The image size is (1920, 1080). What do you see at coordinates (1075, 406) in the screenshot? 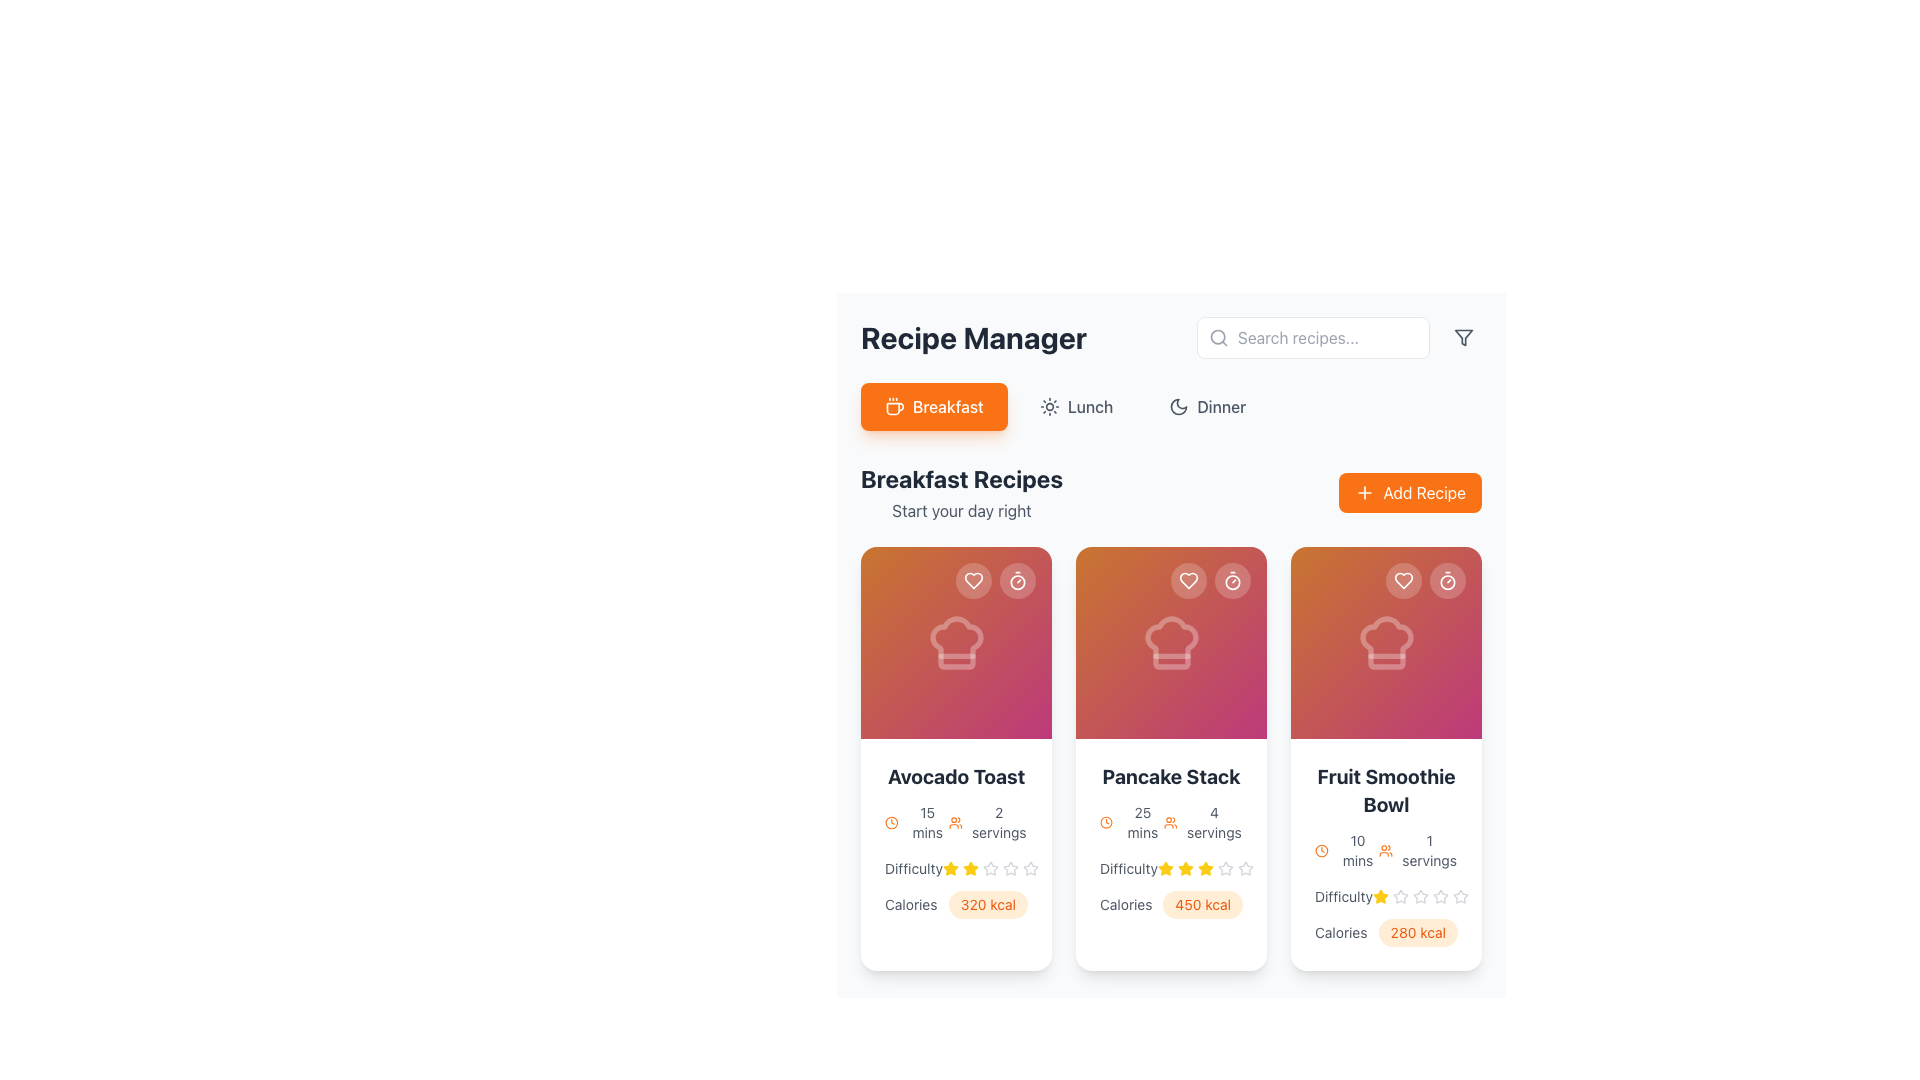
I see `the lunch filter button located between the Breakfast and Dinner buttons under the 'Recipe Manager' title` at bounding box center [1075, 406].